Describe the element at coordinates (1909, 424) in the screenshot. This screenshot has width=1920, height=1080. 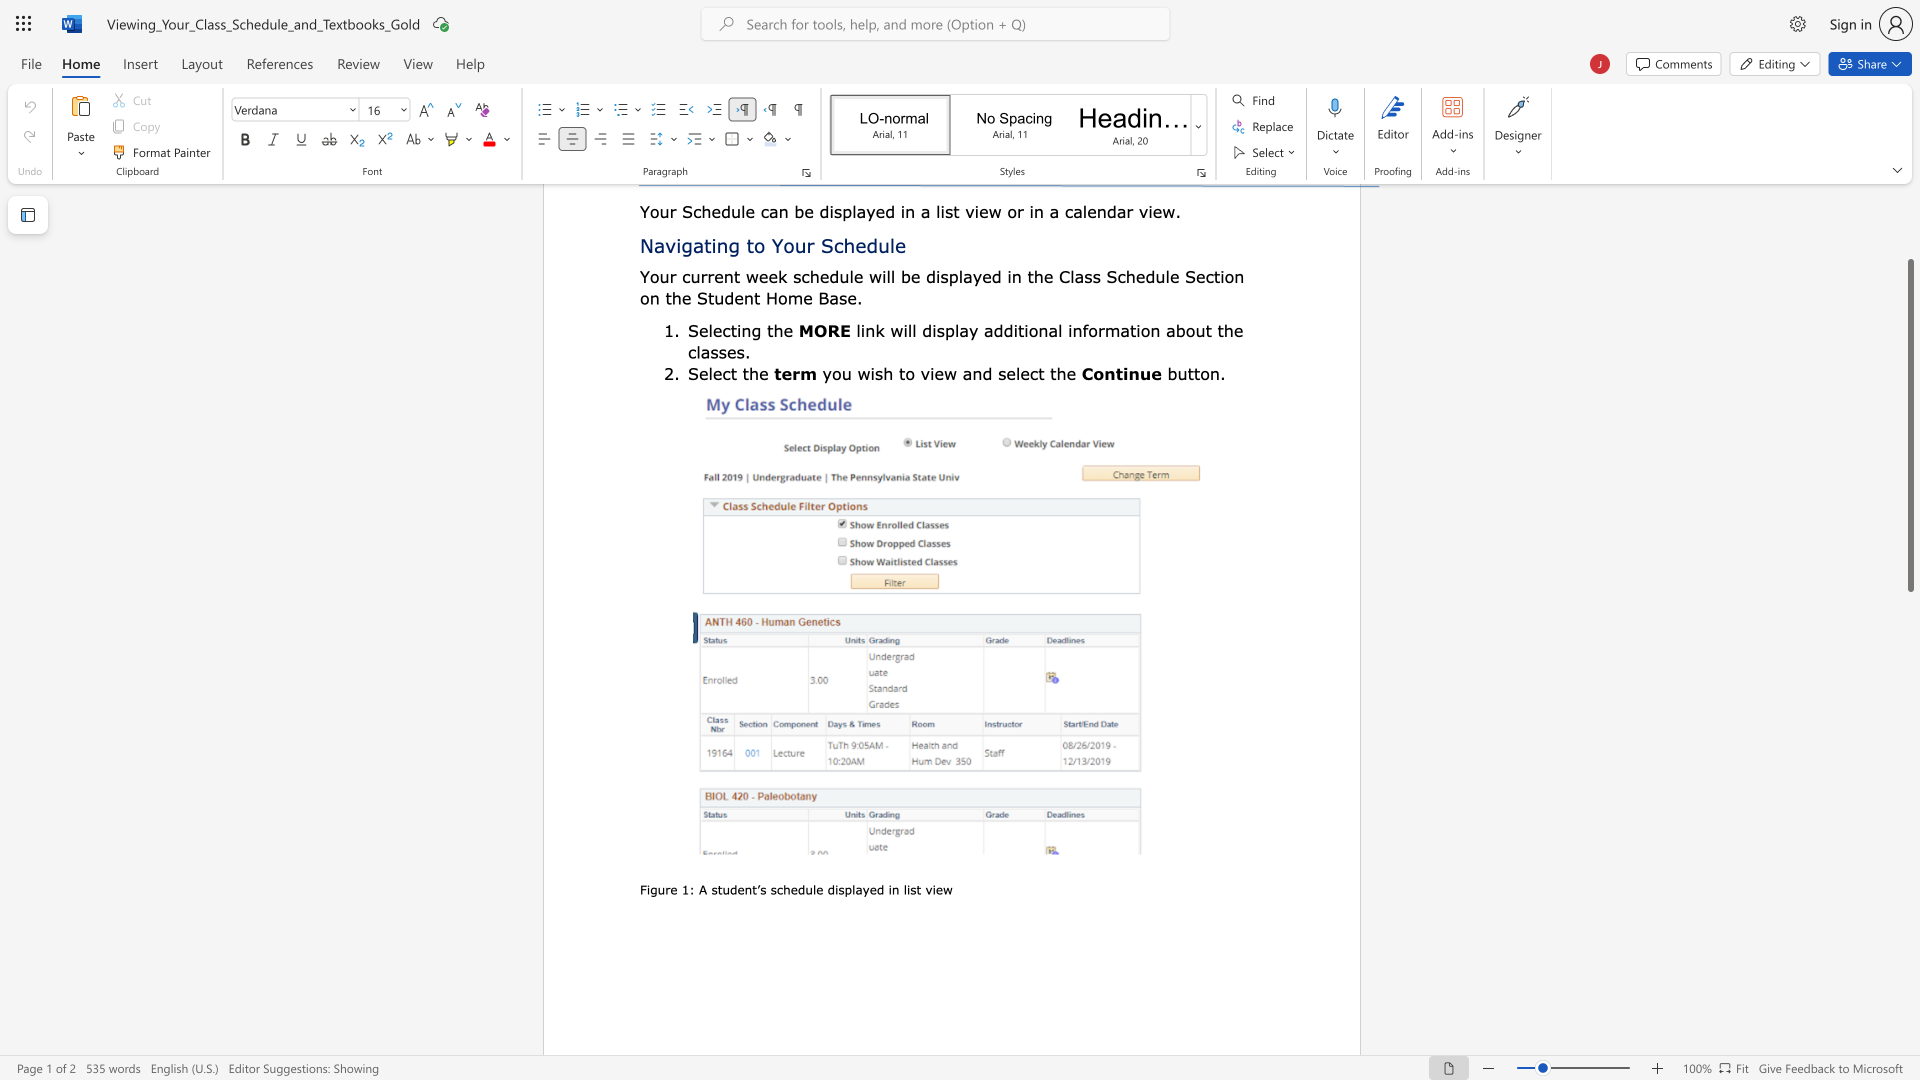
I see `the scrollbar and move up 50 pixels` at that location.